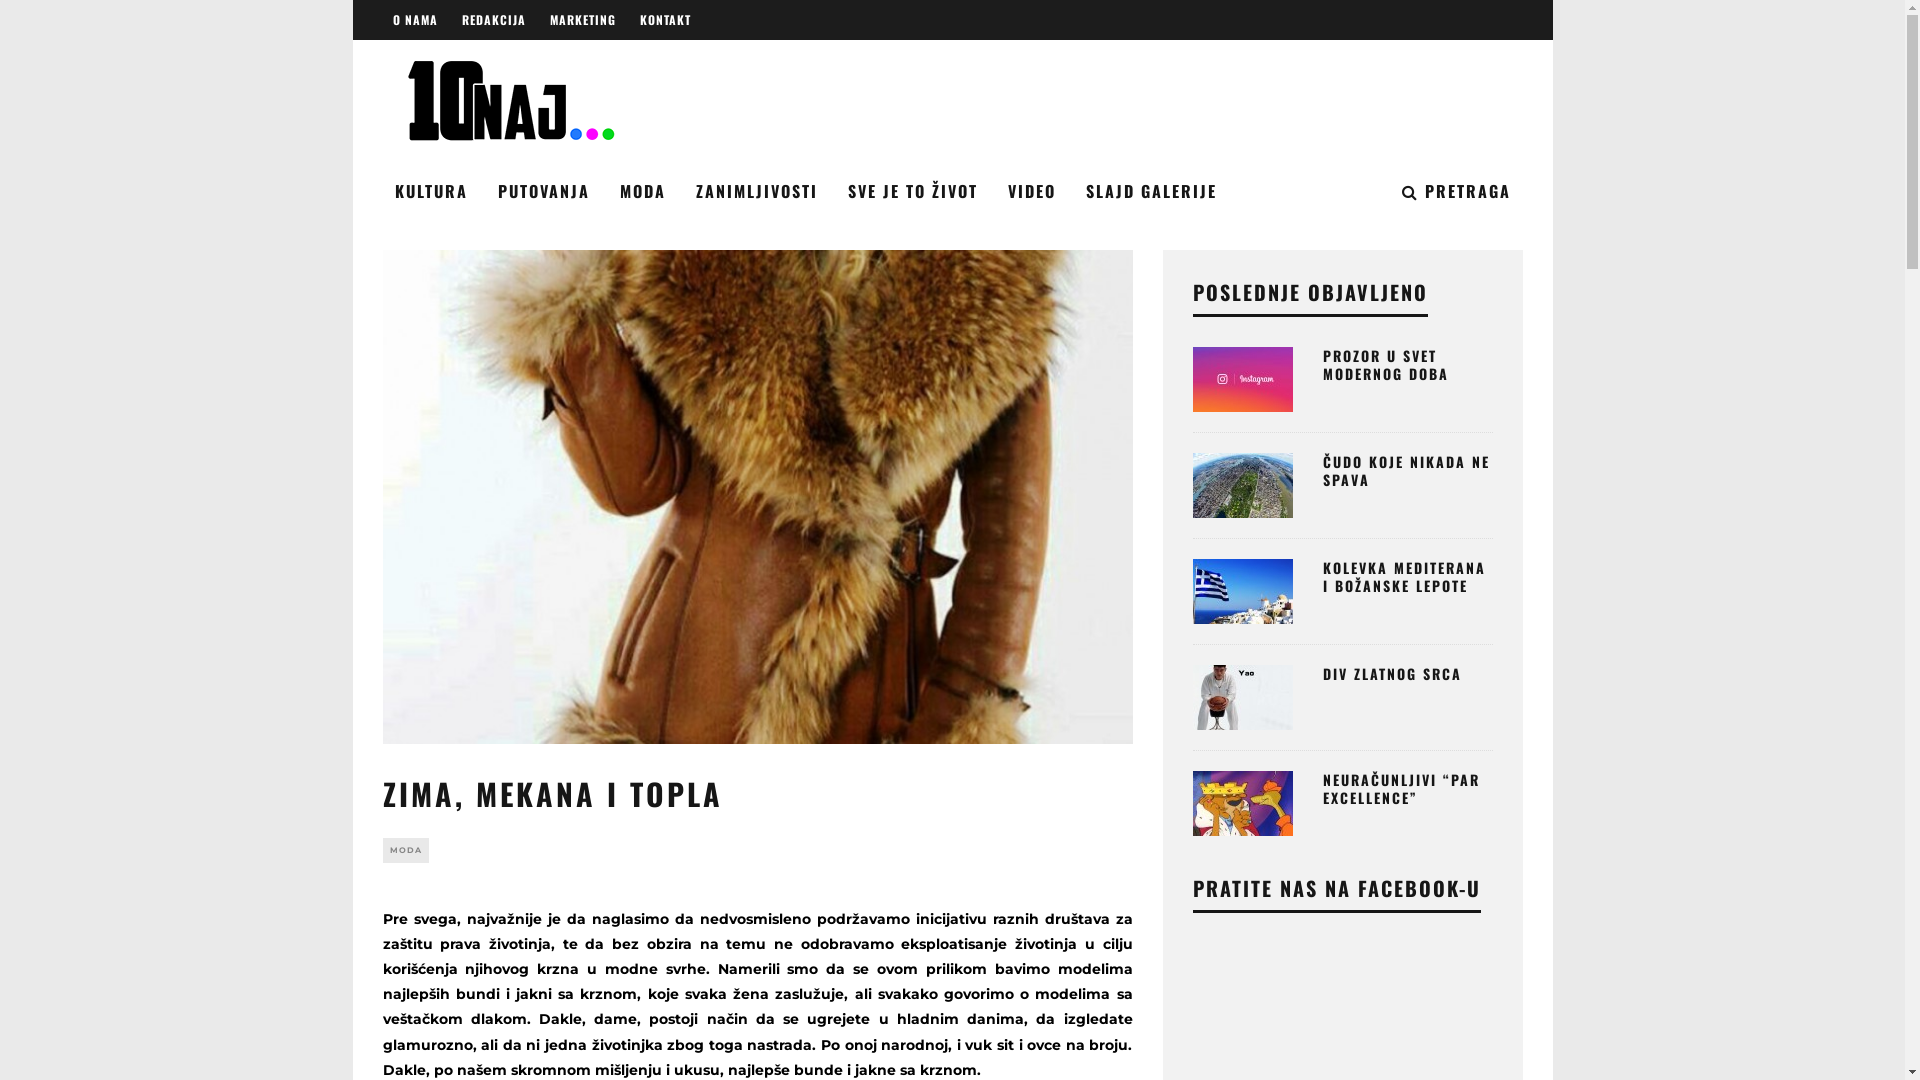 Image resolution: width=1920 pixels, height=1080 pixels. What do you see at coordinates (665, 19) in the screenshot?
I see `'KONTAKT'` at bounding box center [665, 19].